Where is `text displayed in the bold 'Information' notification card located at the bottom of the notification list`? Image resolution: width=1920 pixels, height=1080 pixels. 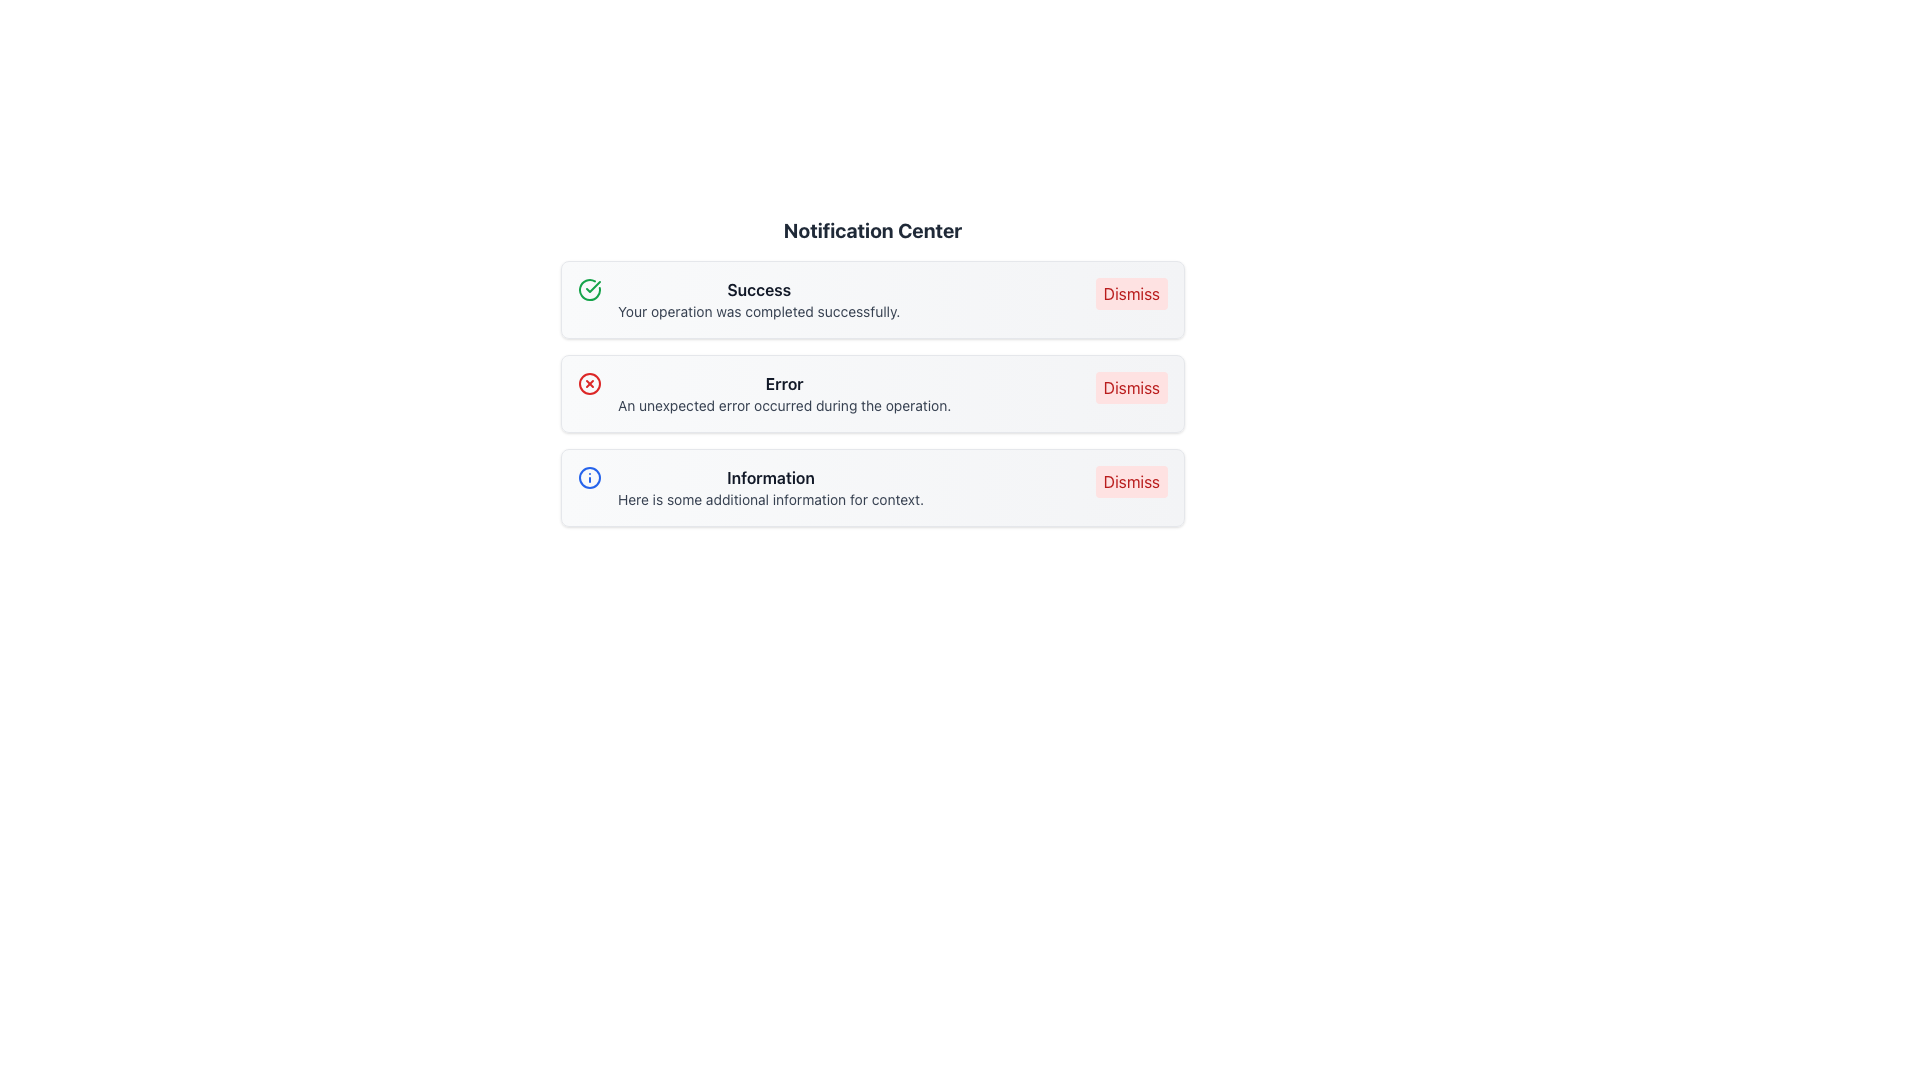
text displayed in the bold 'Information' notification card located at the bottom of the notification list is located at coordinates (770, 478).